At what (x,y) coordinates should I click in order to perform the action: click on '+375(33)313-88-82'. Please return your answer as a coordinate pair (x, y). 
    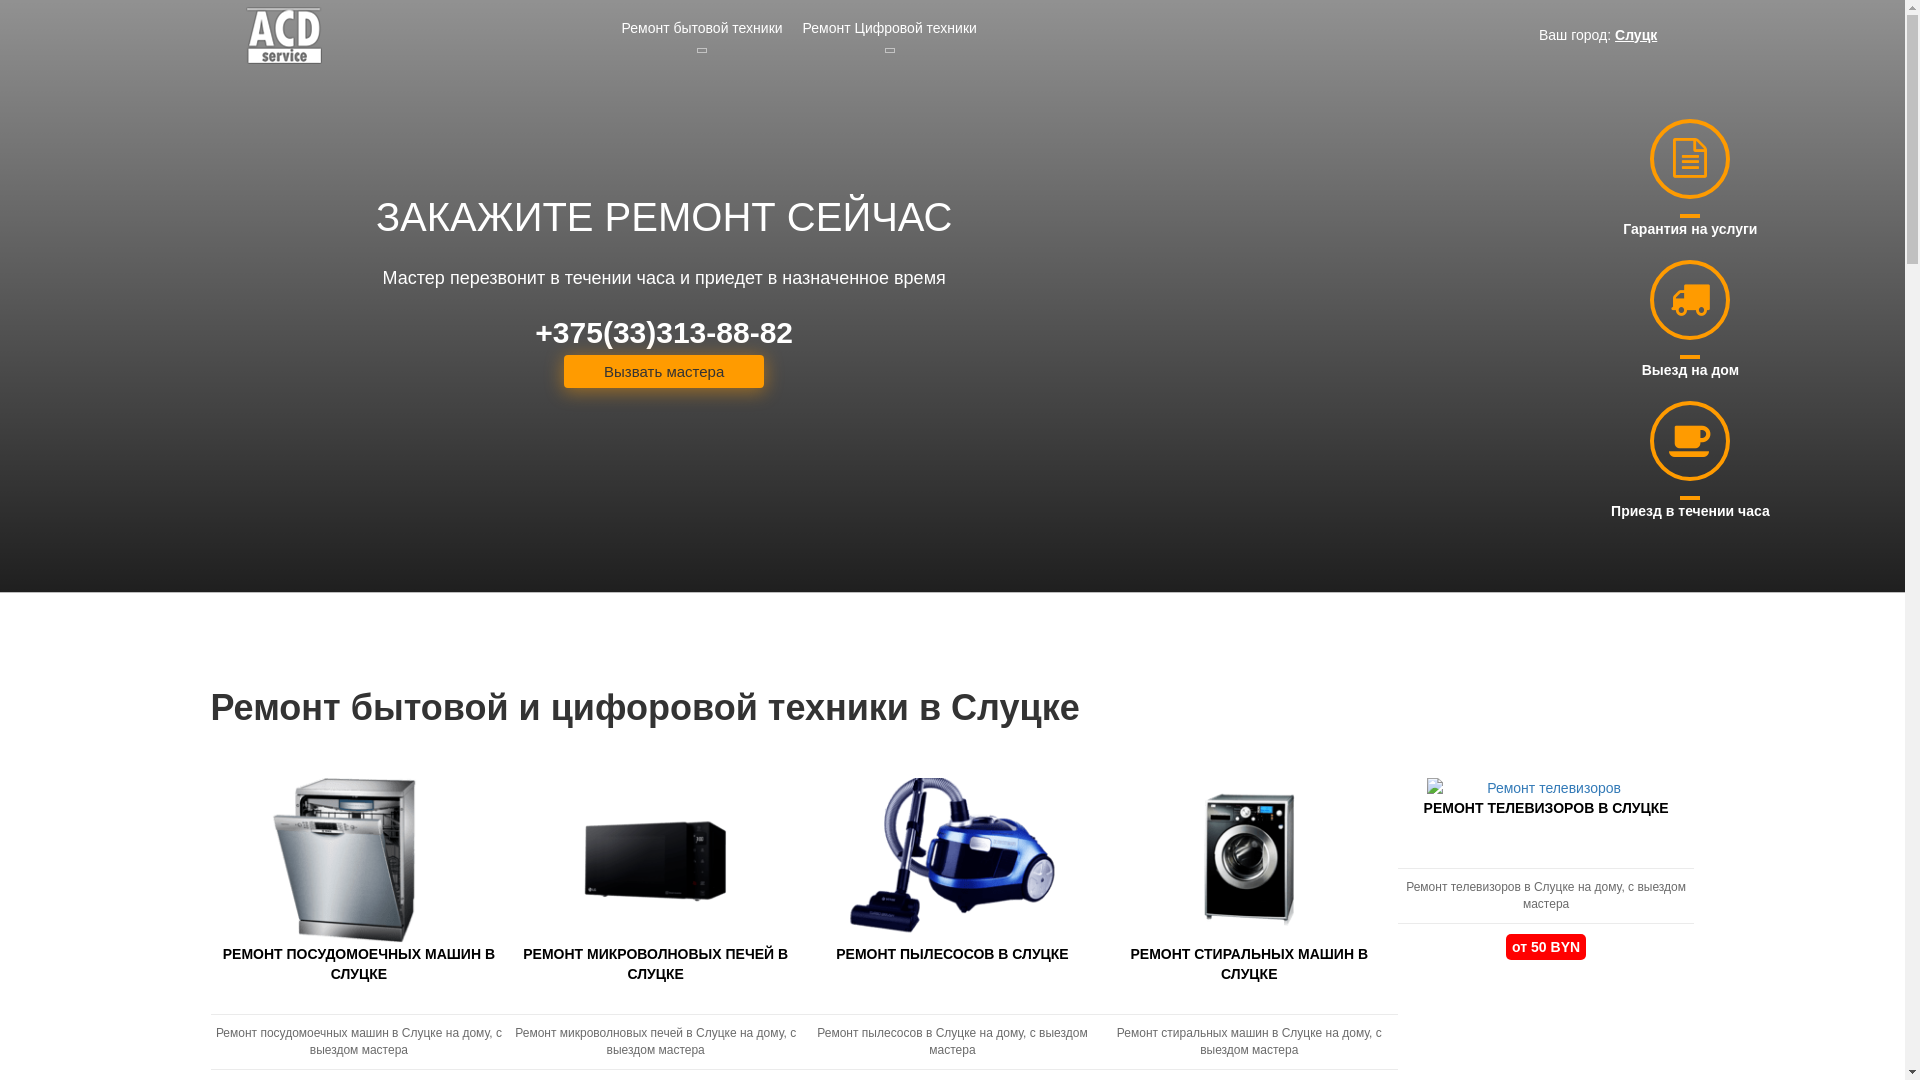
    Looking at the image, I should click on (664, 332).